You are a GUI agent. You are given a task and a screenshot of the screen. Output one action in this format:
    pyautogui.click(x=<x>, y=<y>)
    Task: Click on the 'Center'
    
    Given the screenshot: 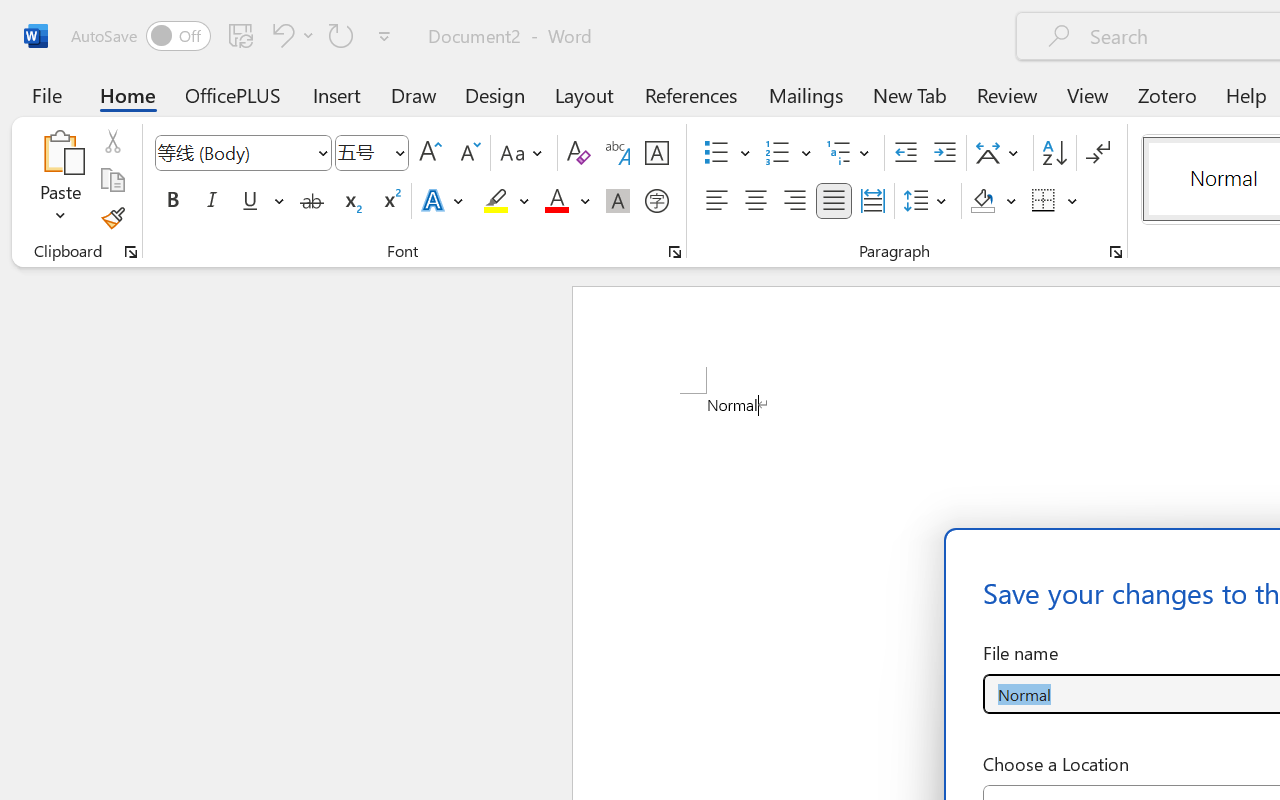 What is the action you would take?
    pyautogui.click(x=755, y=201)
    